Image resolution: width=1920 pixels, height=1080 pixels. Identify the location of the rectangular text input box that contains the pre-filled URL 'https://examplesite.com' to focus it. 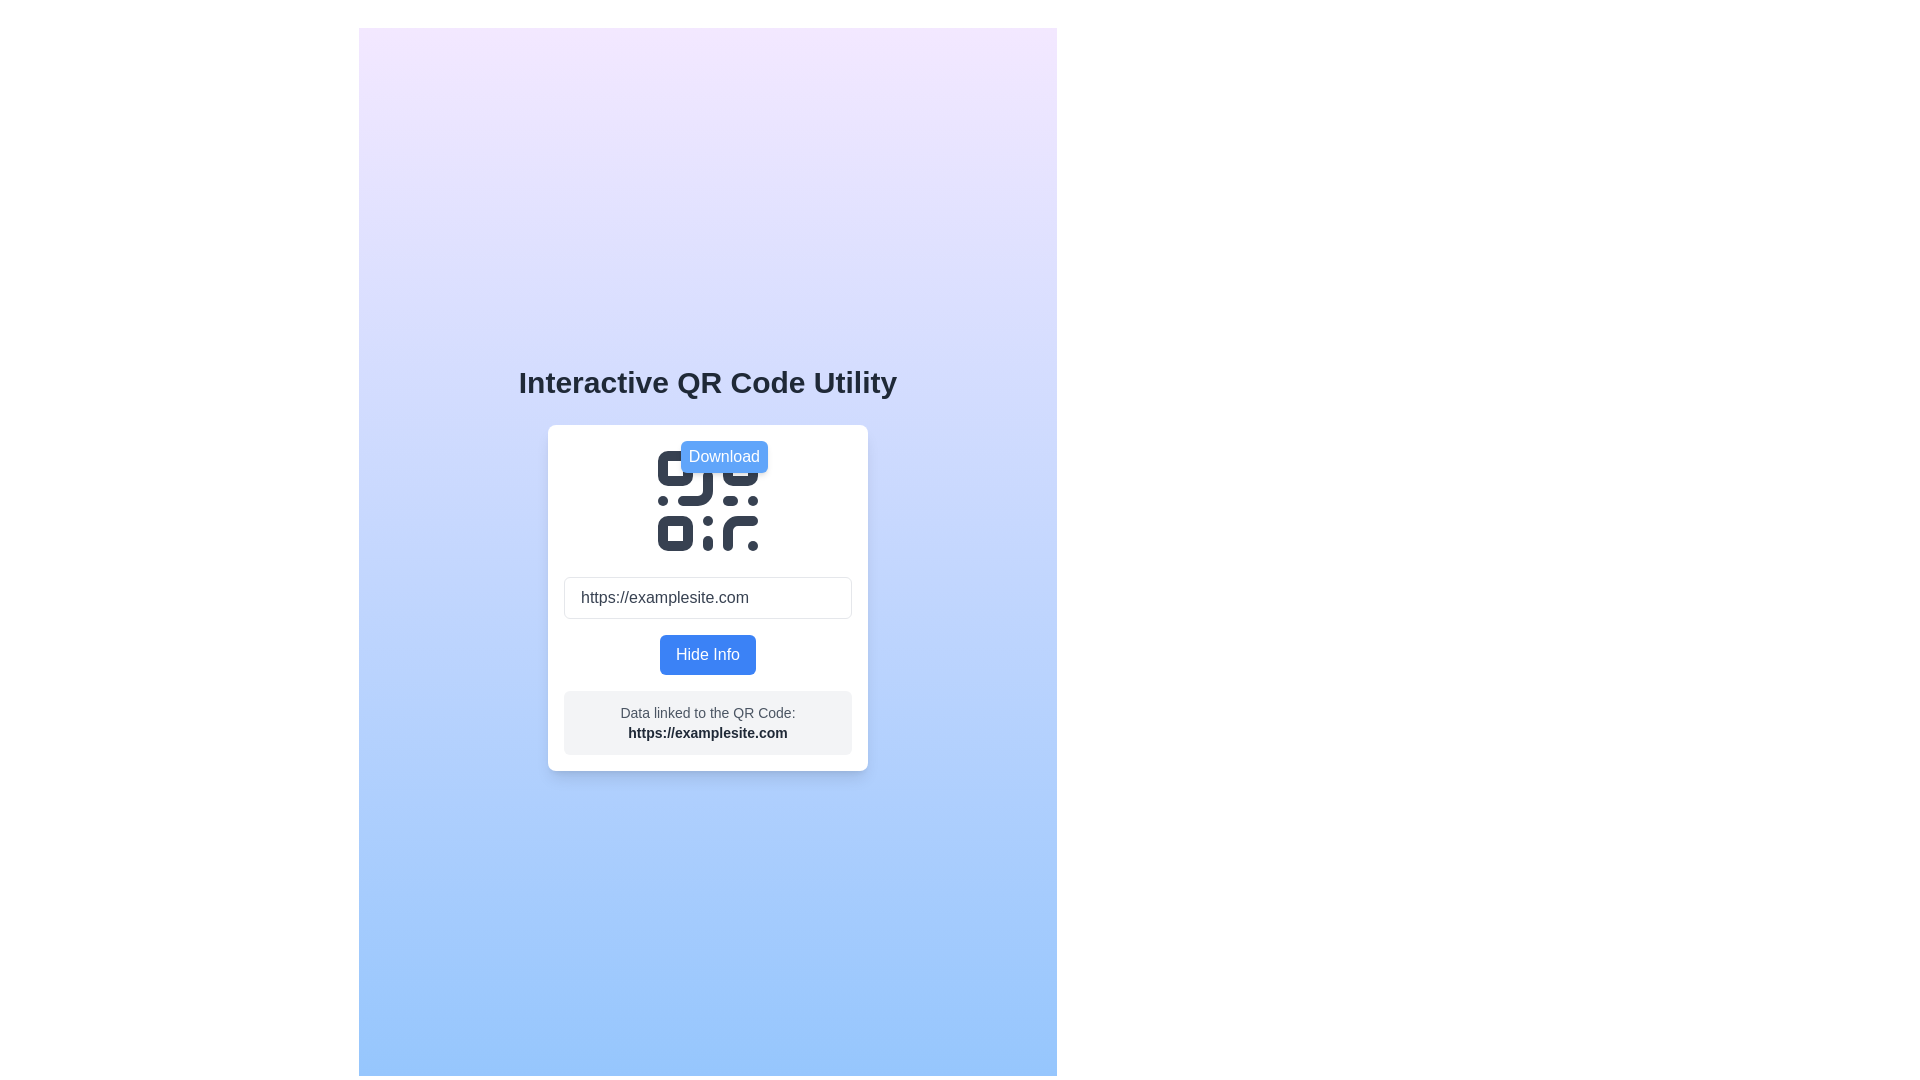
(708, 596).